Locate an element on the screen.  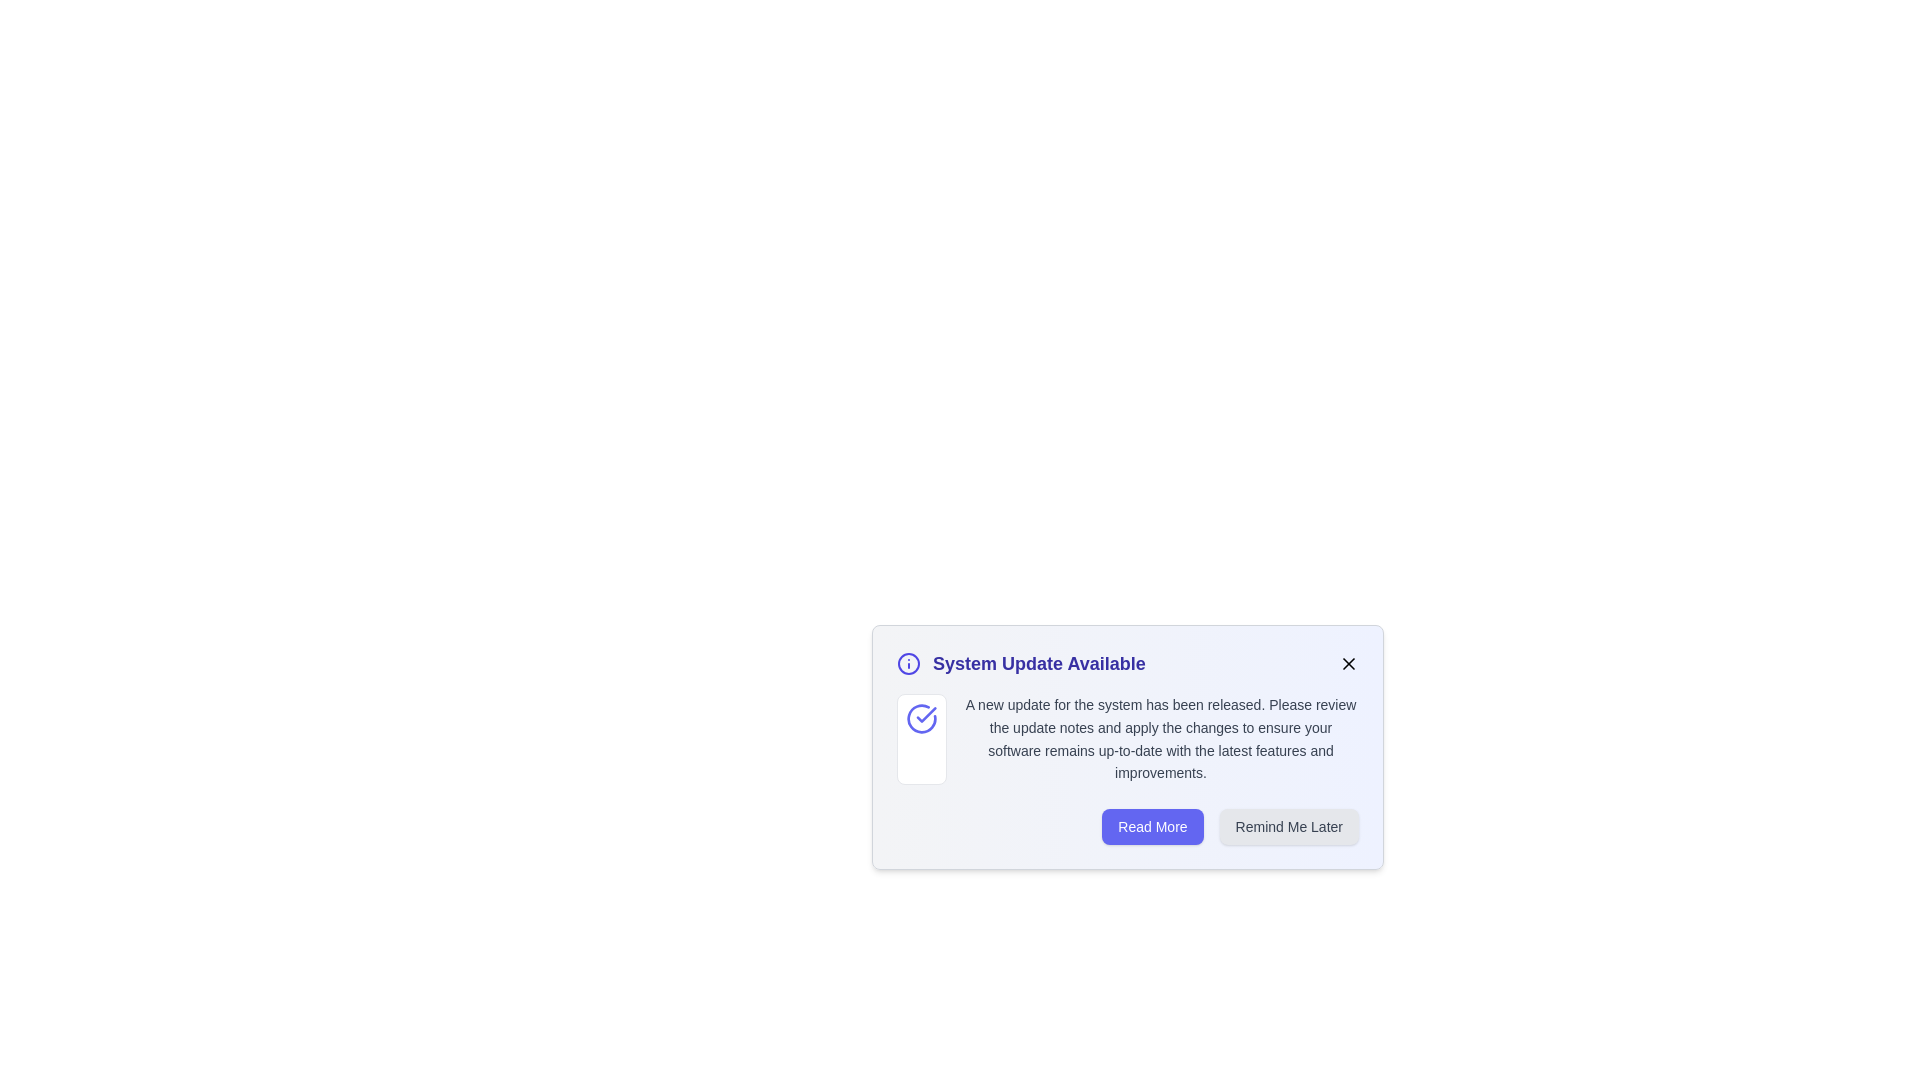
the informational icon to display more details is located at coordinates (907, 663).